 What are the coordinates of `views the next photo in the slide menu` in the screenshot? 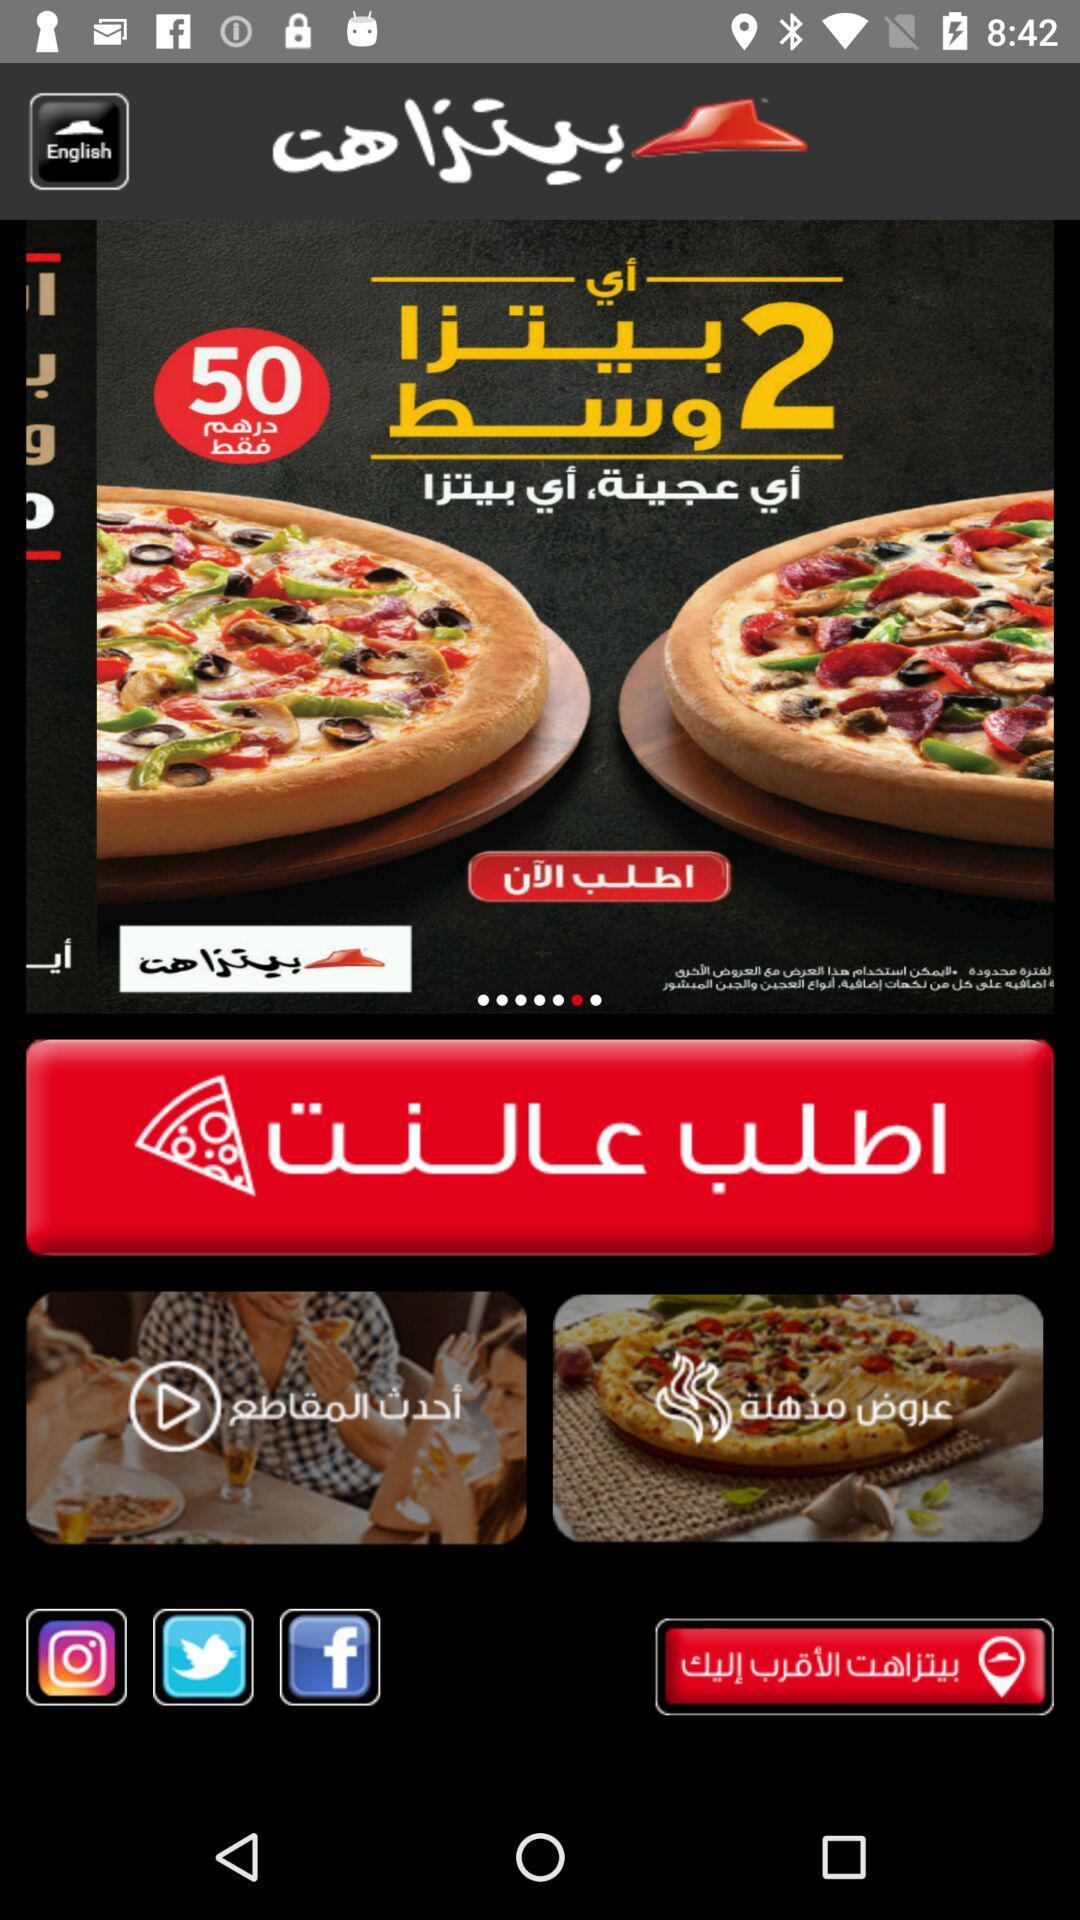 It's located at (558, 1000).